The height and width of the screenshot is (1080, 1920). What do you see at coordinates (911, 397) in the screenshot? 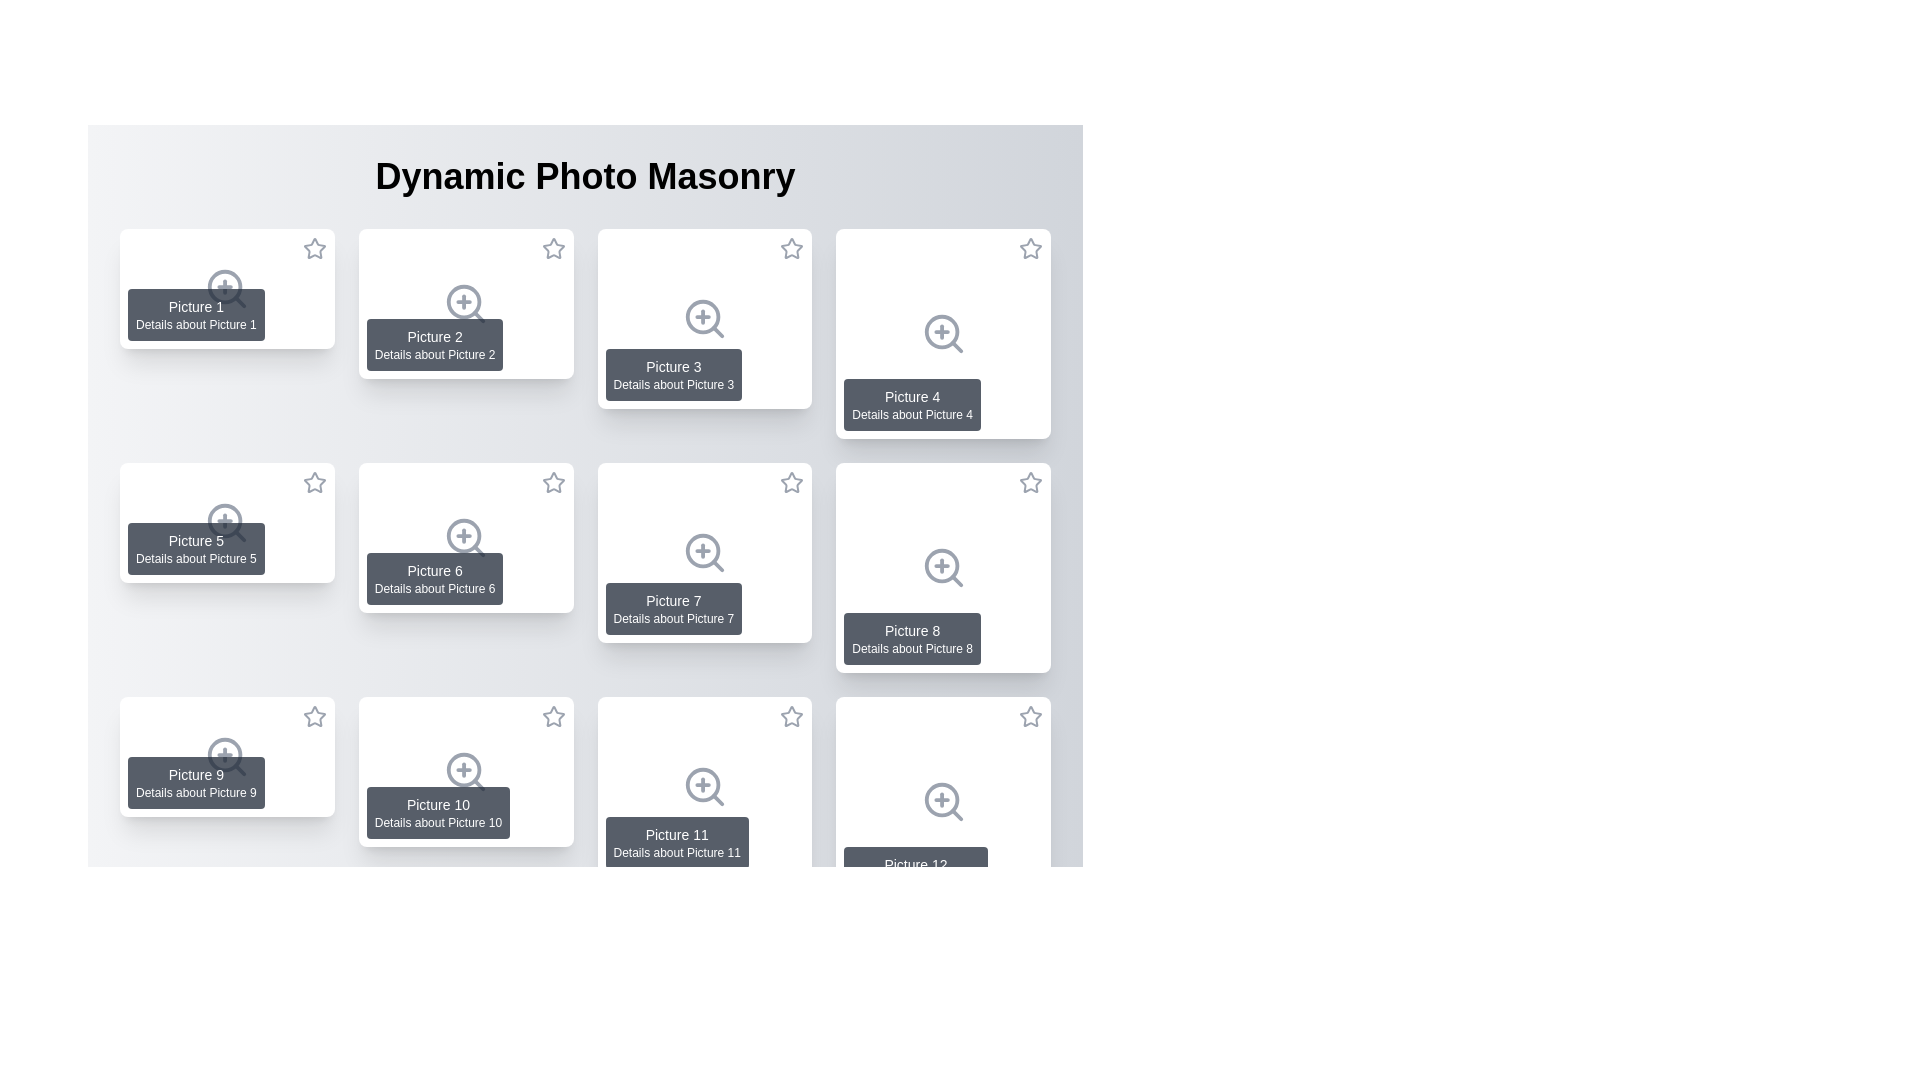
I see `the static text label displaying 'Picture 4' located in the fourth card from the left in the second row` at bounding box center [911, 397].